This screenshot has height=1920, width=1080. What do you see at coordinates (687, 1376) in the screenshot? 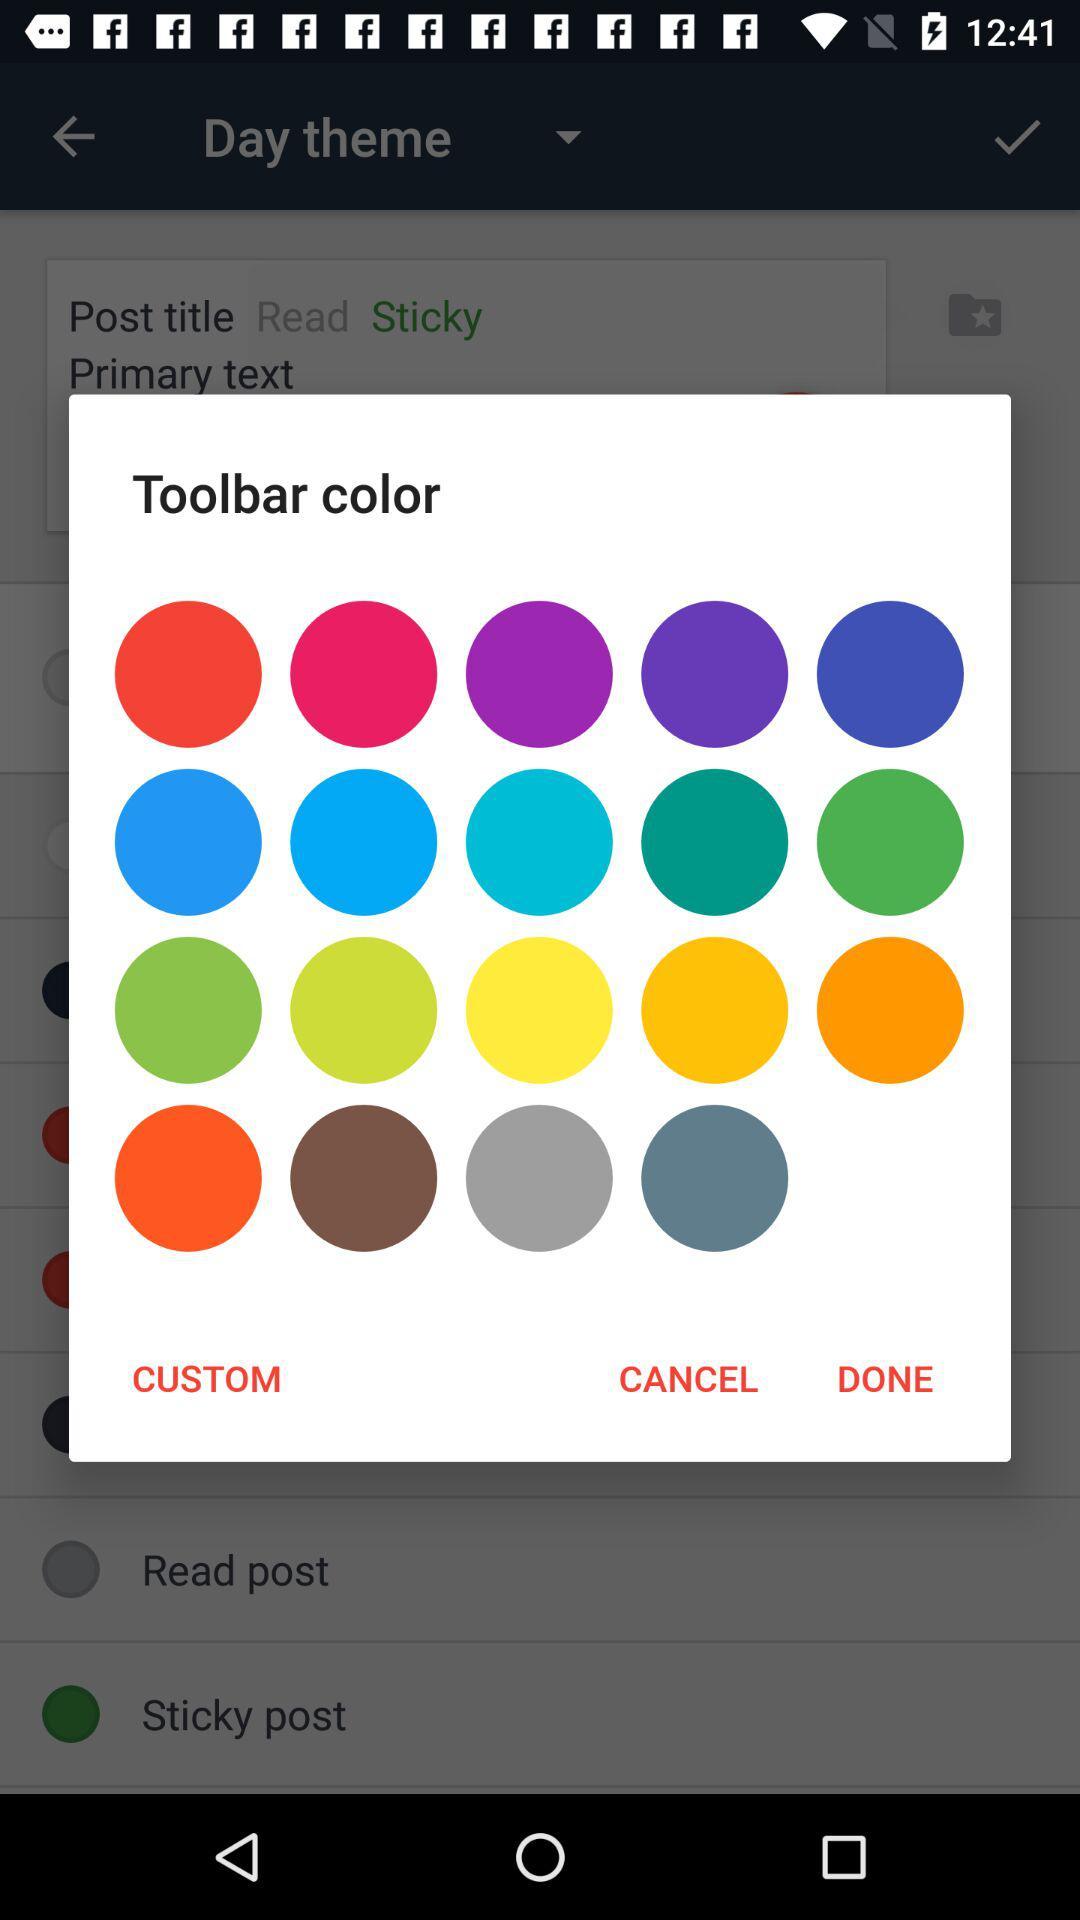
I see `item next to the done icon` at bounding box center [687, 1376].